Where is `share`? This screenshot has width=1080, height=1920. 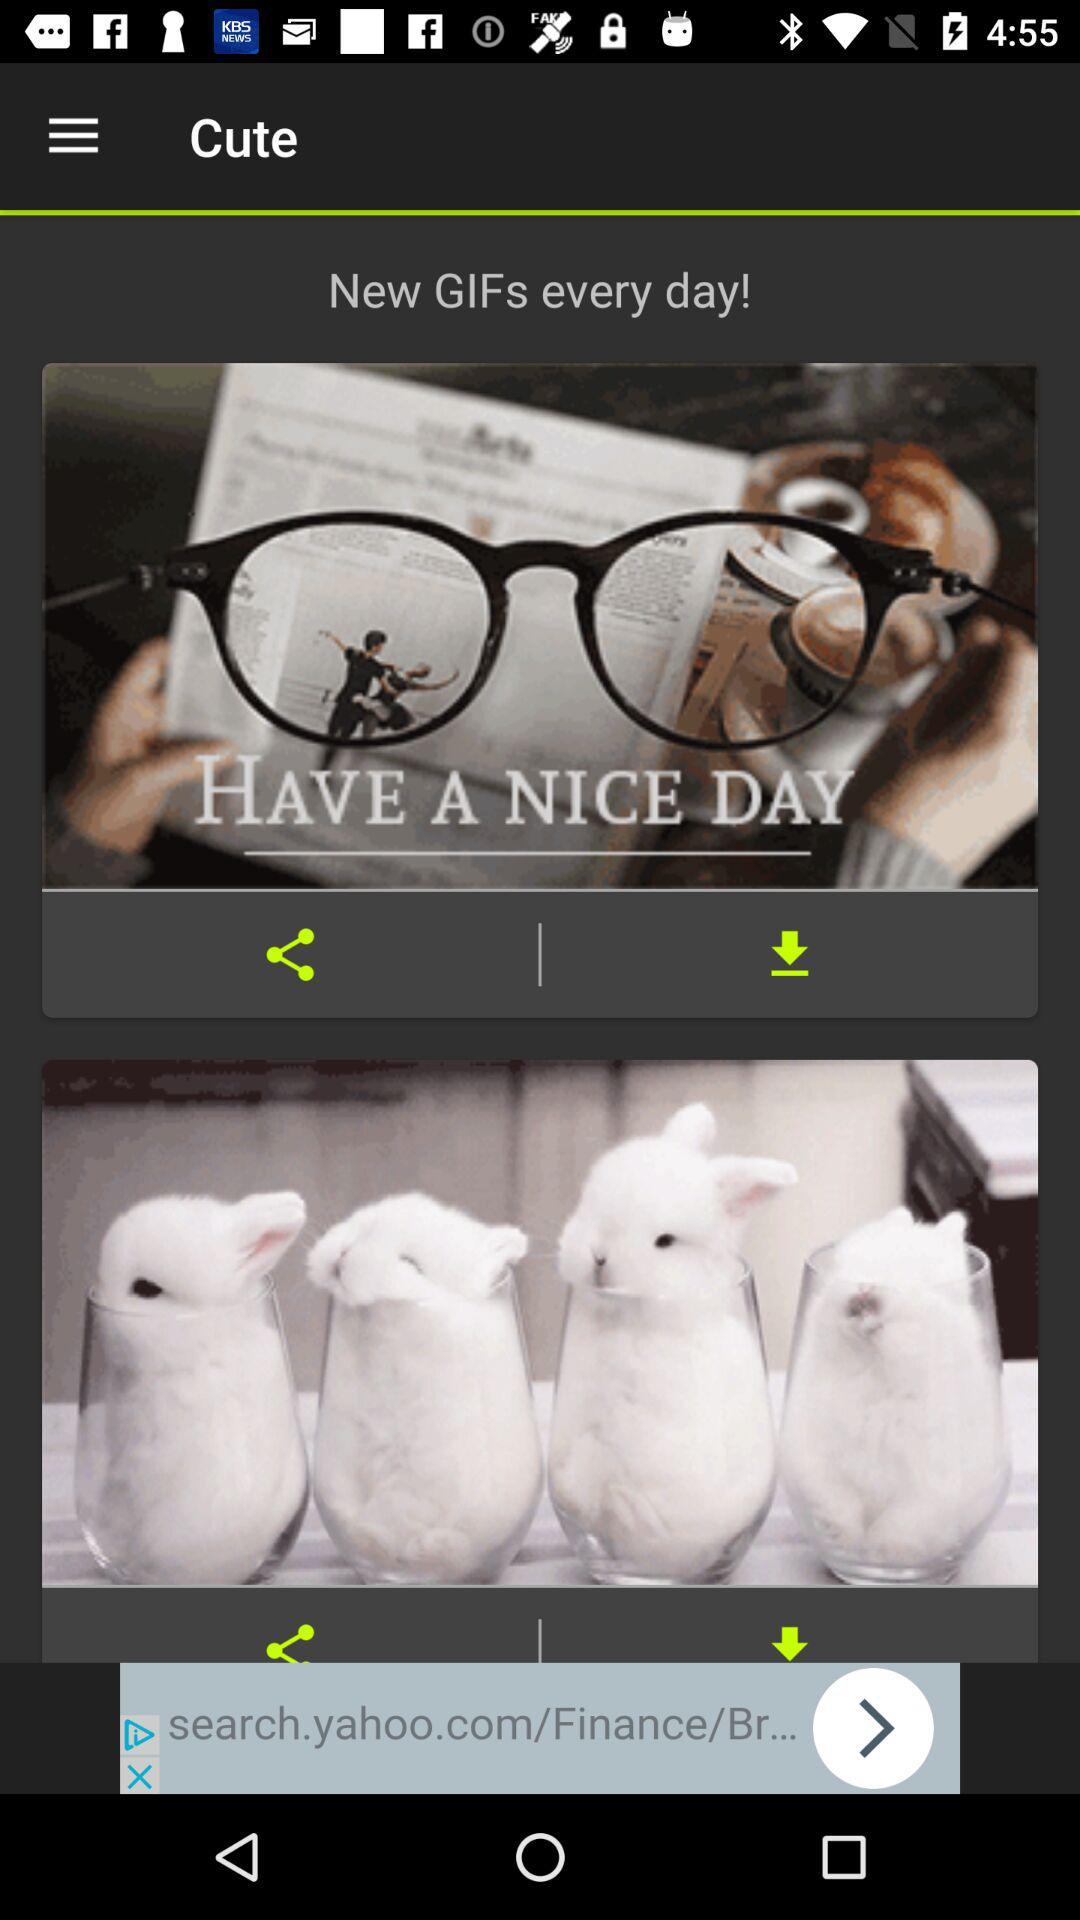 share is located at coordinates (290, 953).